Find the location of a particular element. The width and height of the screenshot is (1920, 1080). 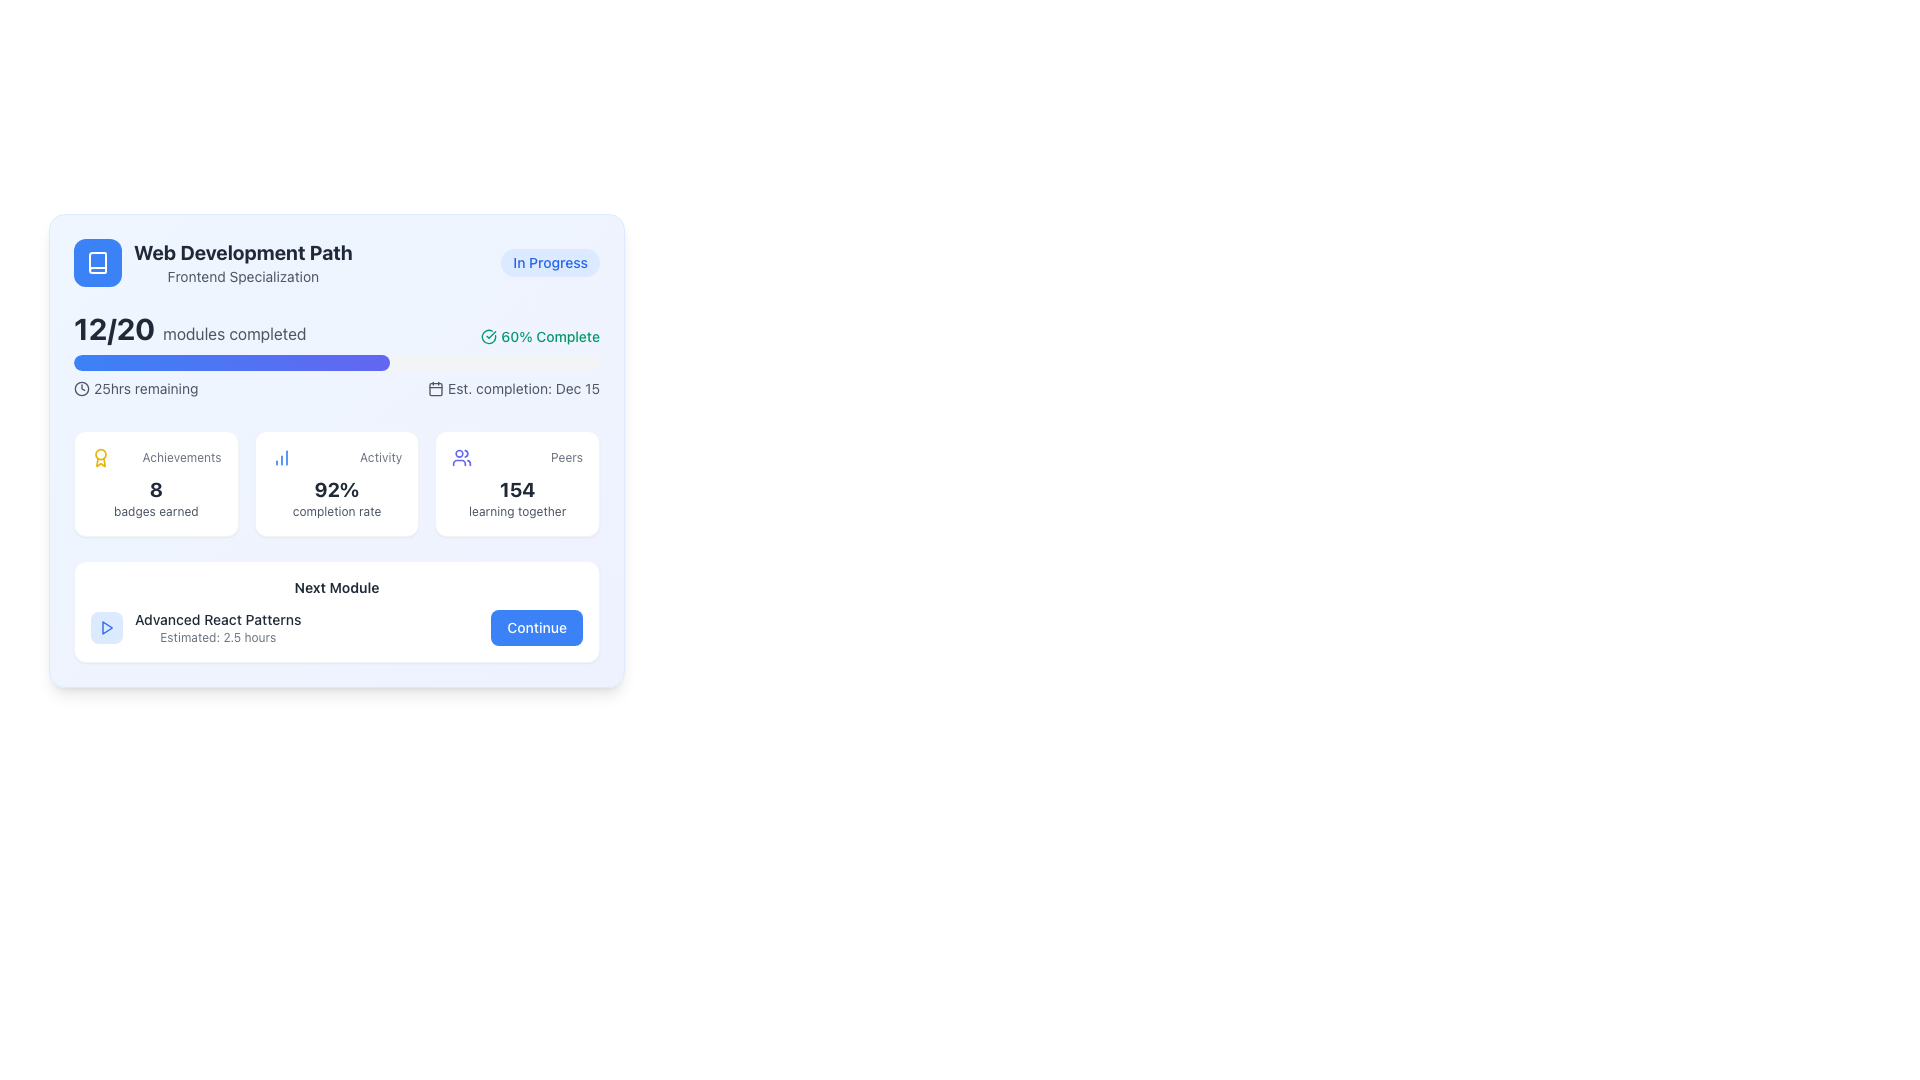

the time estimation label located below 'Advanced React Patterns' in the 'Next Module' section is located at coordinates (218, 637).